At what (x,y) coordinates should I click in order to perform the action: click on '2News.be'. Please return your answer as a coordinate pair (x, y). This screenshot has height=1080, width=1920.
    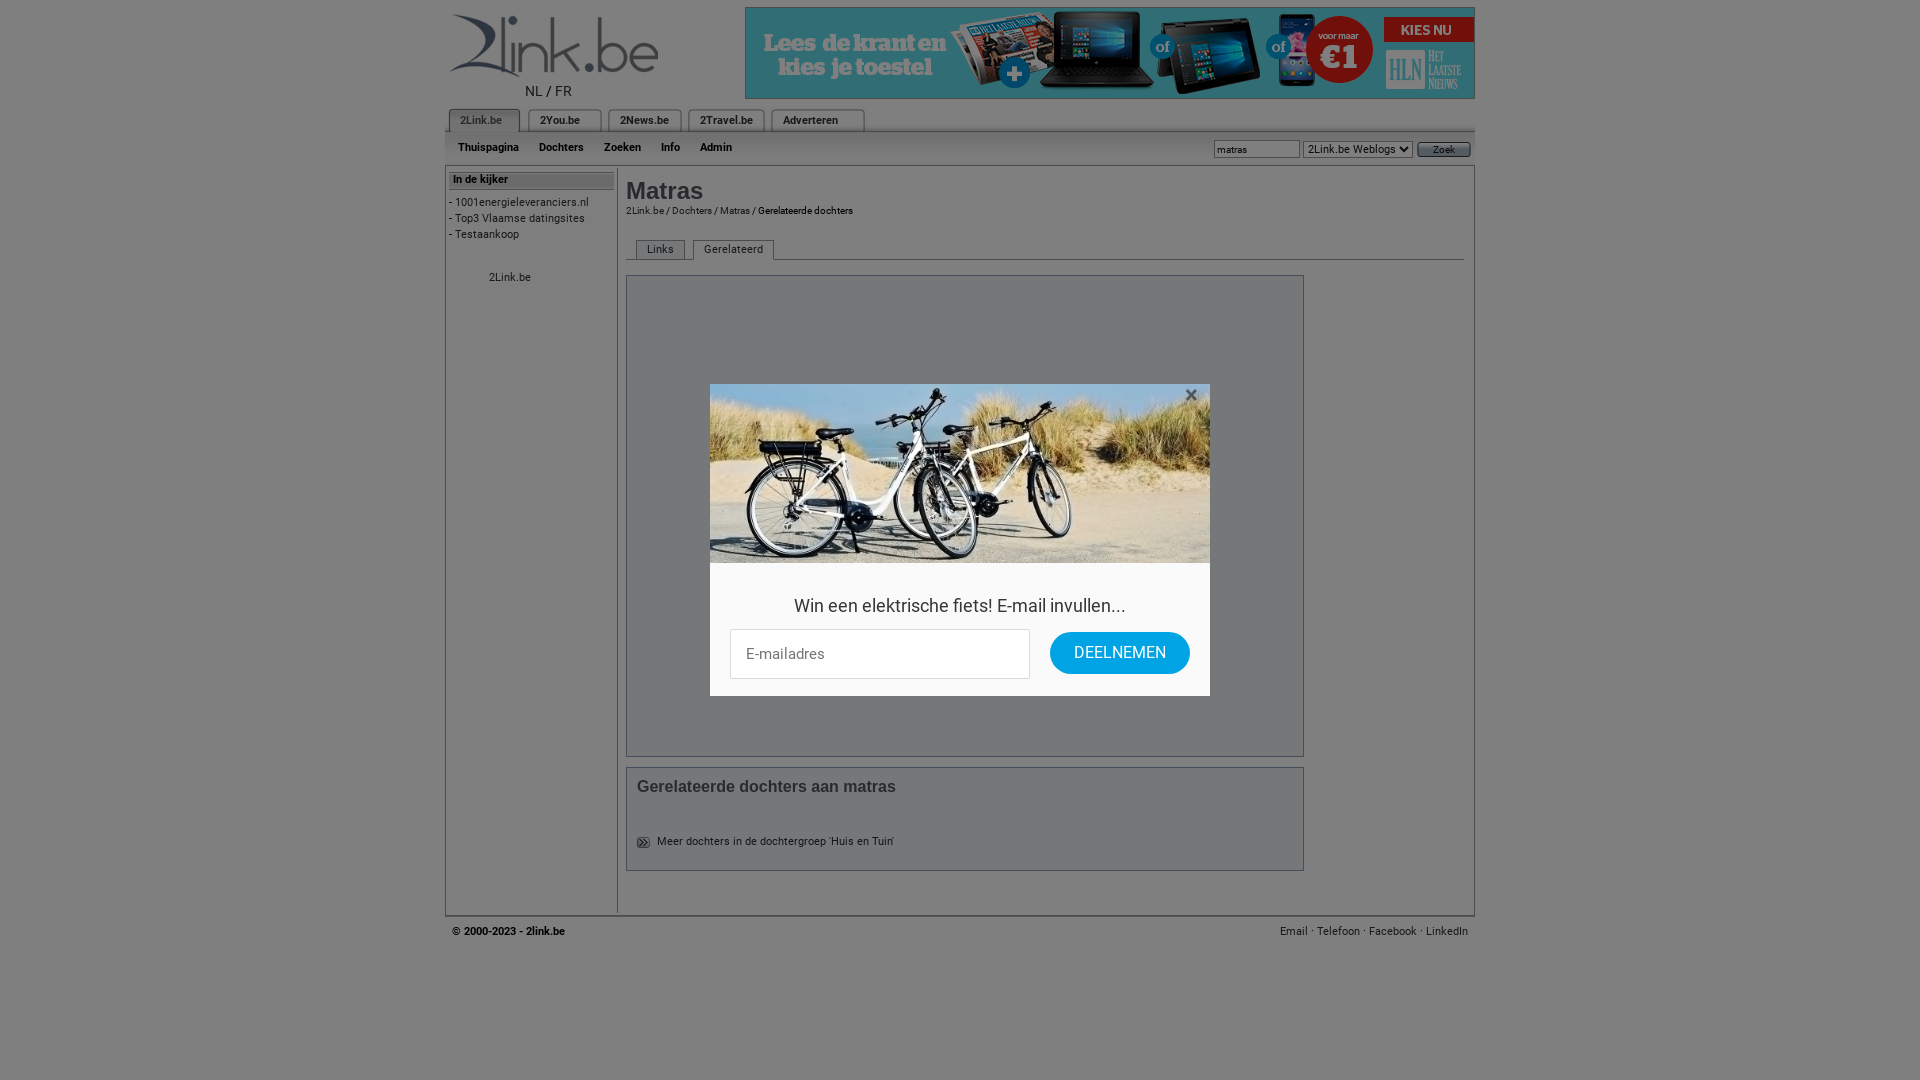
    Looking at the image, I should click on (644, 120).